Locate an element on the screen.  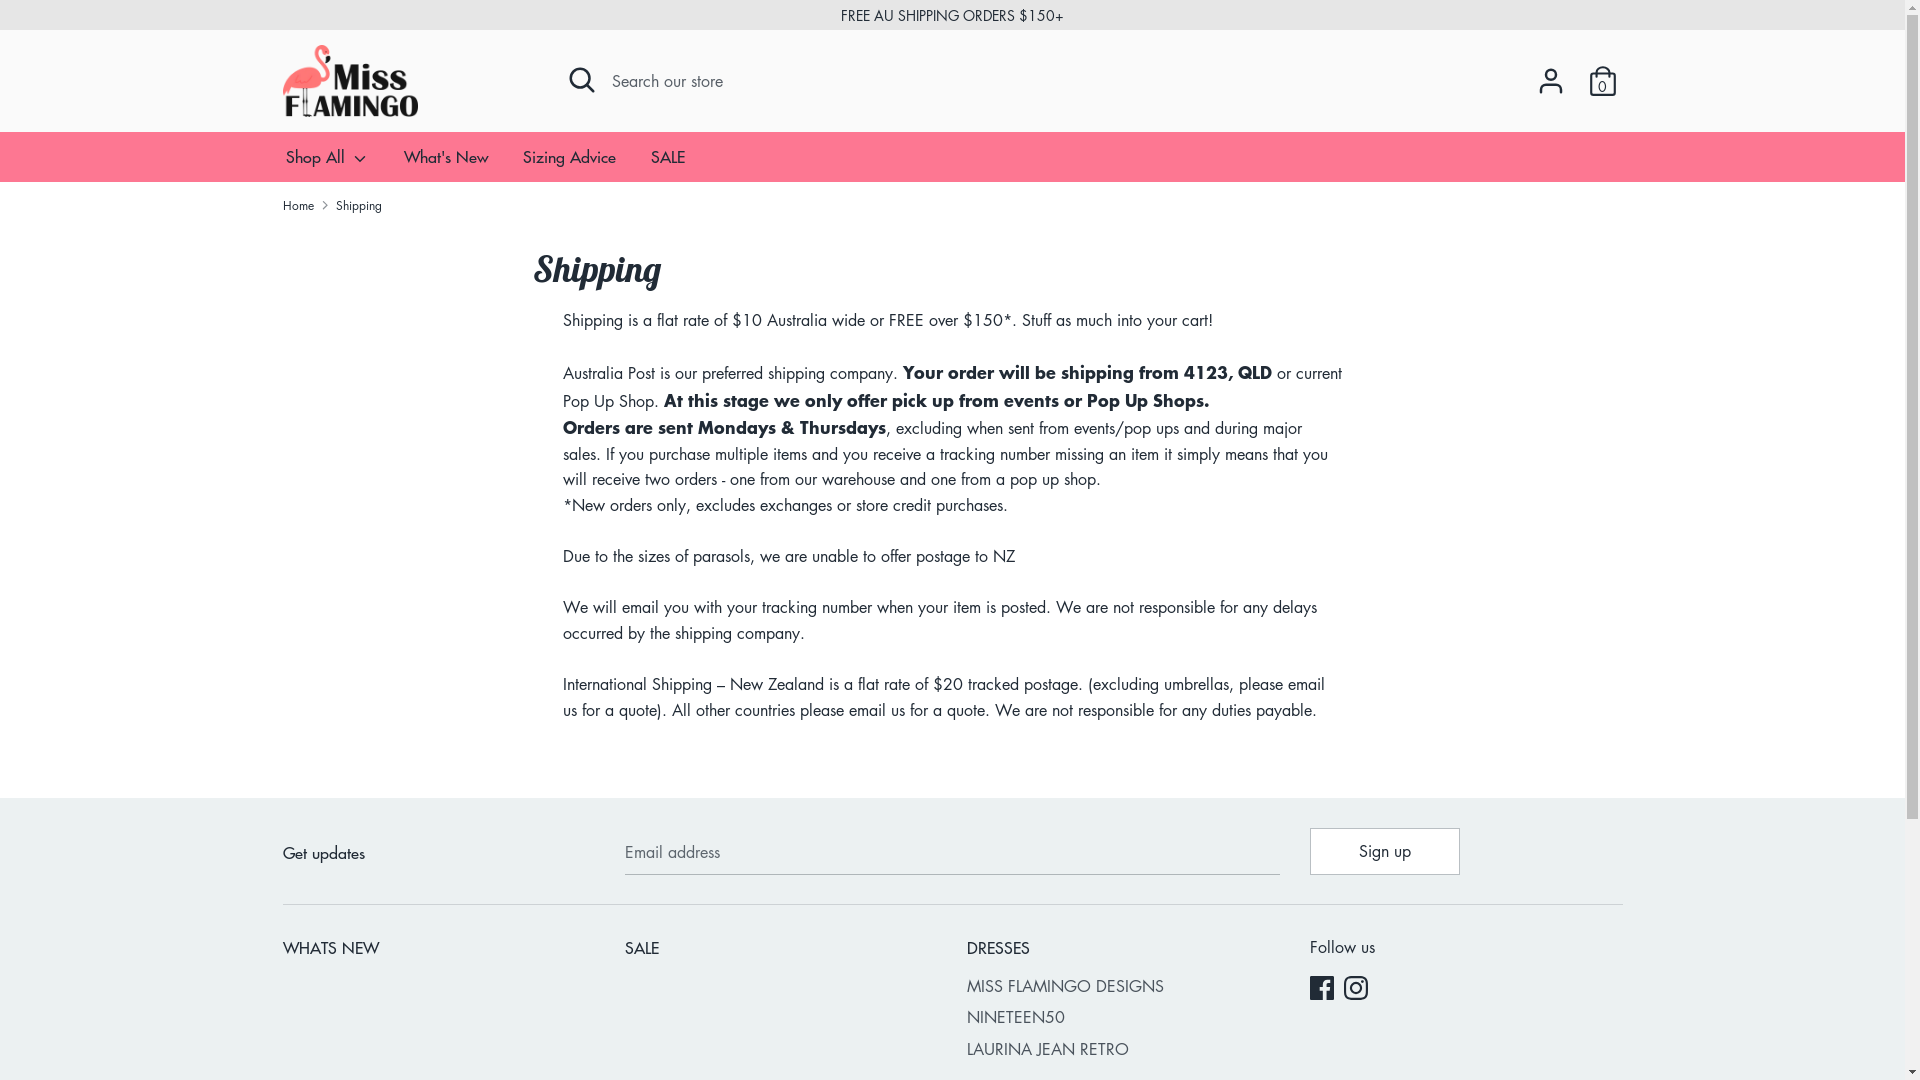
'Home' is located at coordinates (296, 205).